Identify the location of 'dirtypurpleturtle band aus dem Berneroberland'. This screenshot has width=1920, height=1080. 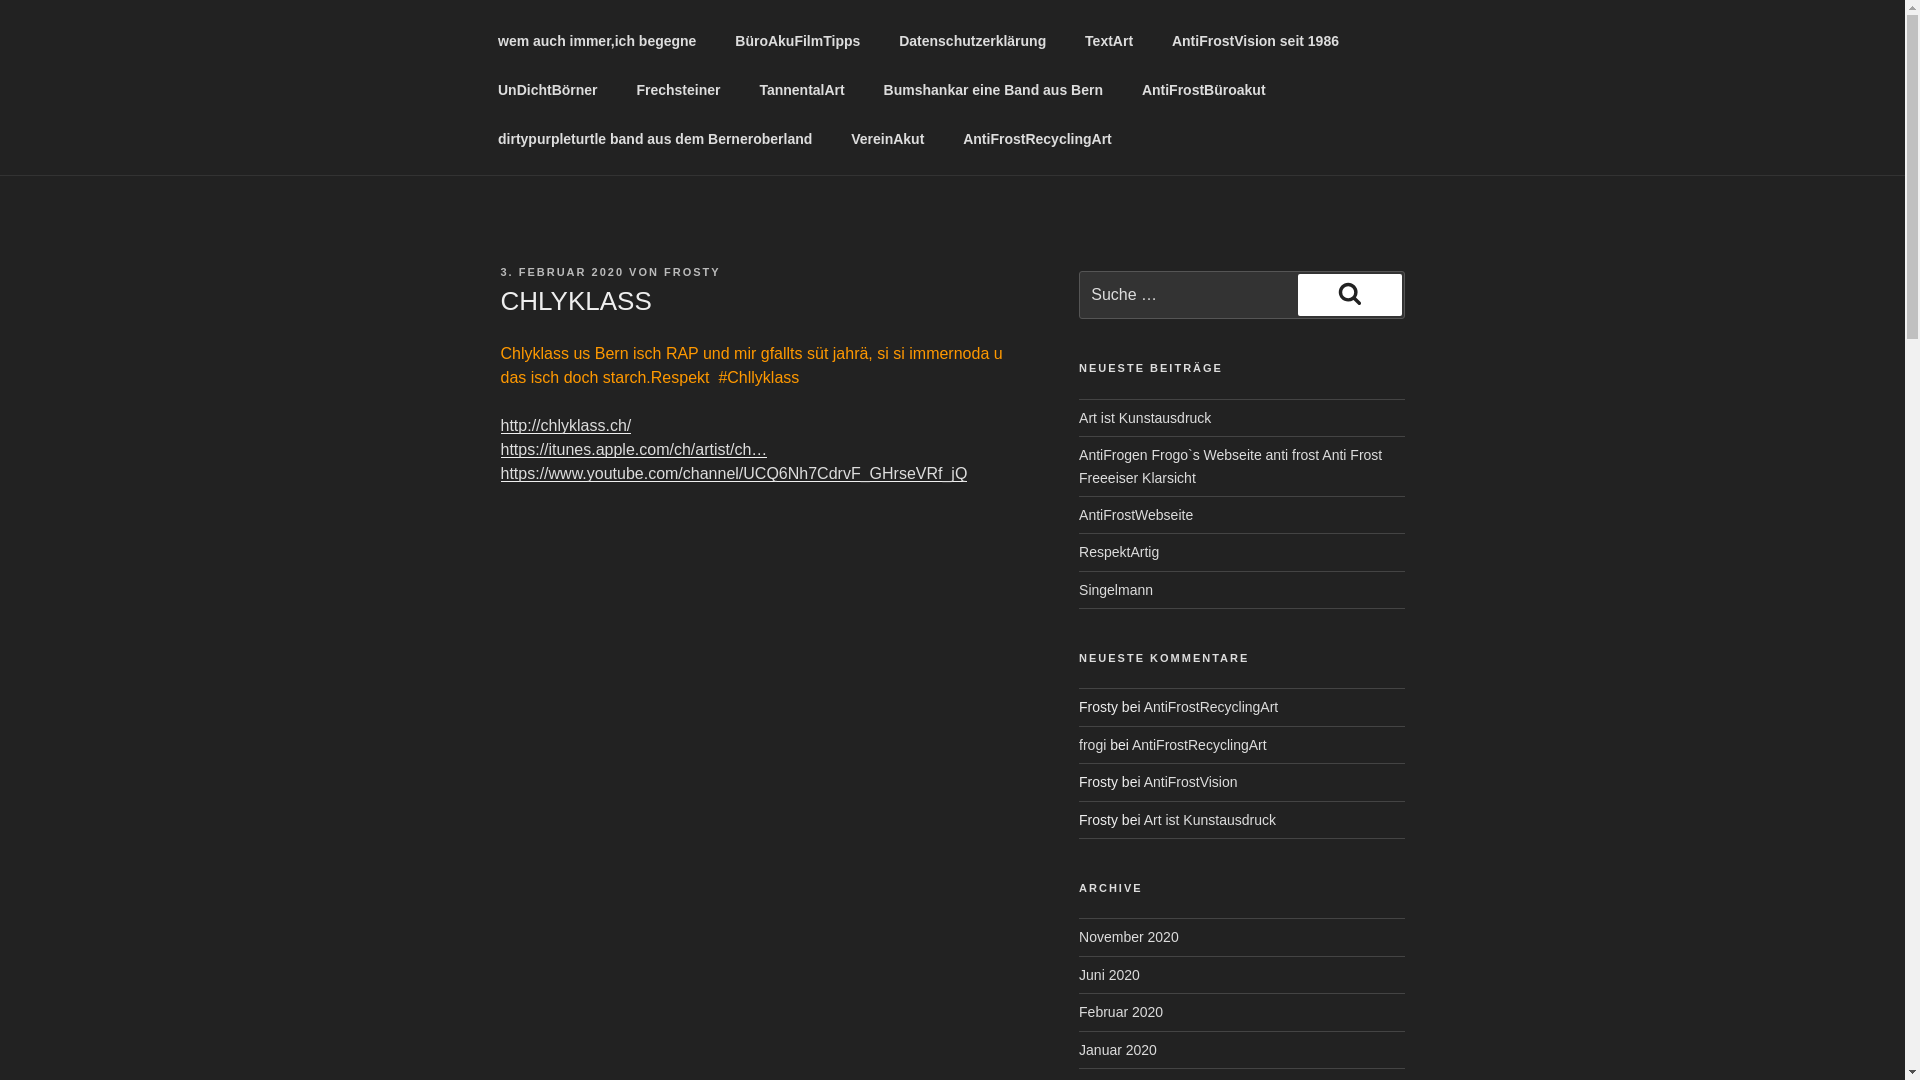
(654, 138).